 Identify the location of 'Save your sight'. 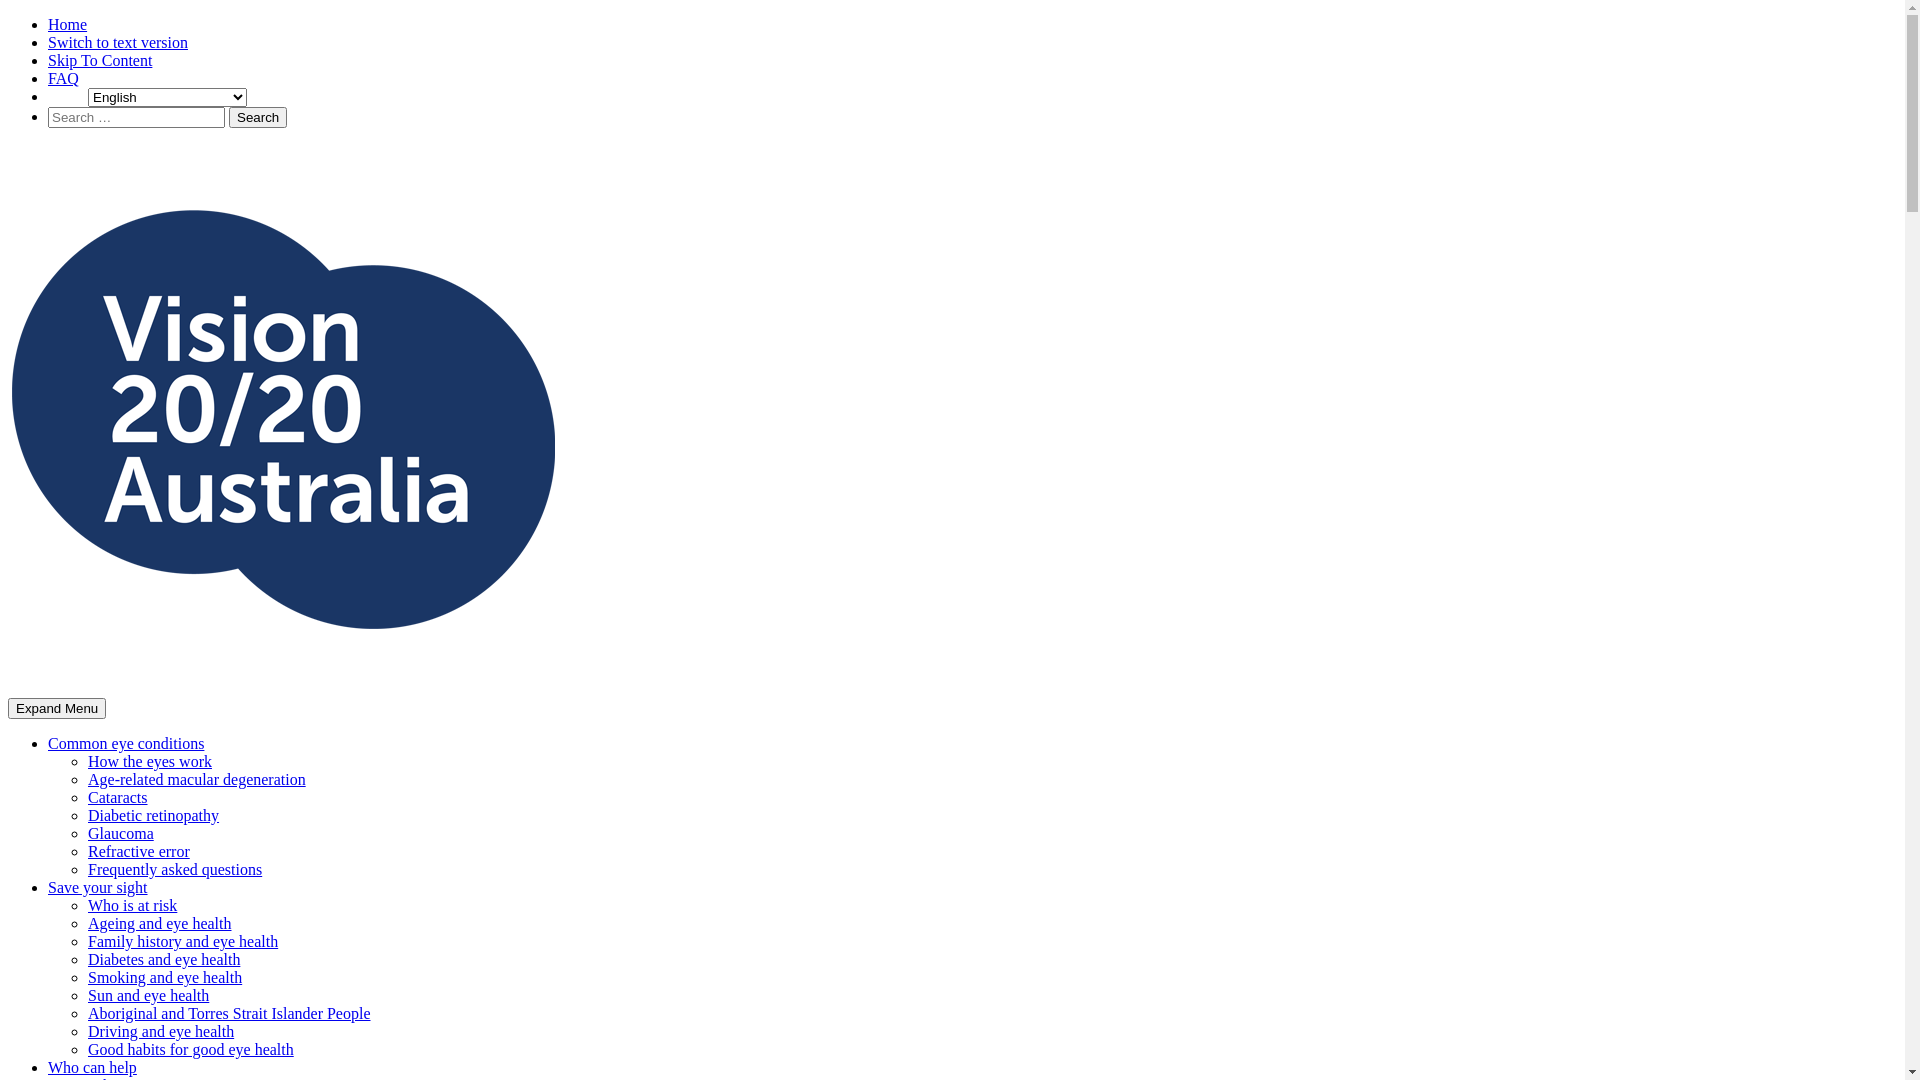
(96, 886).